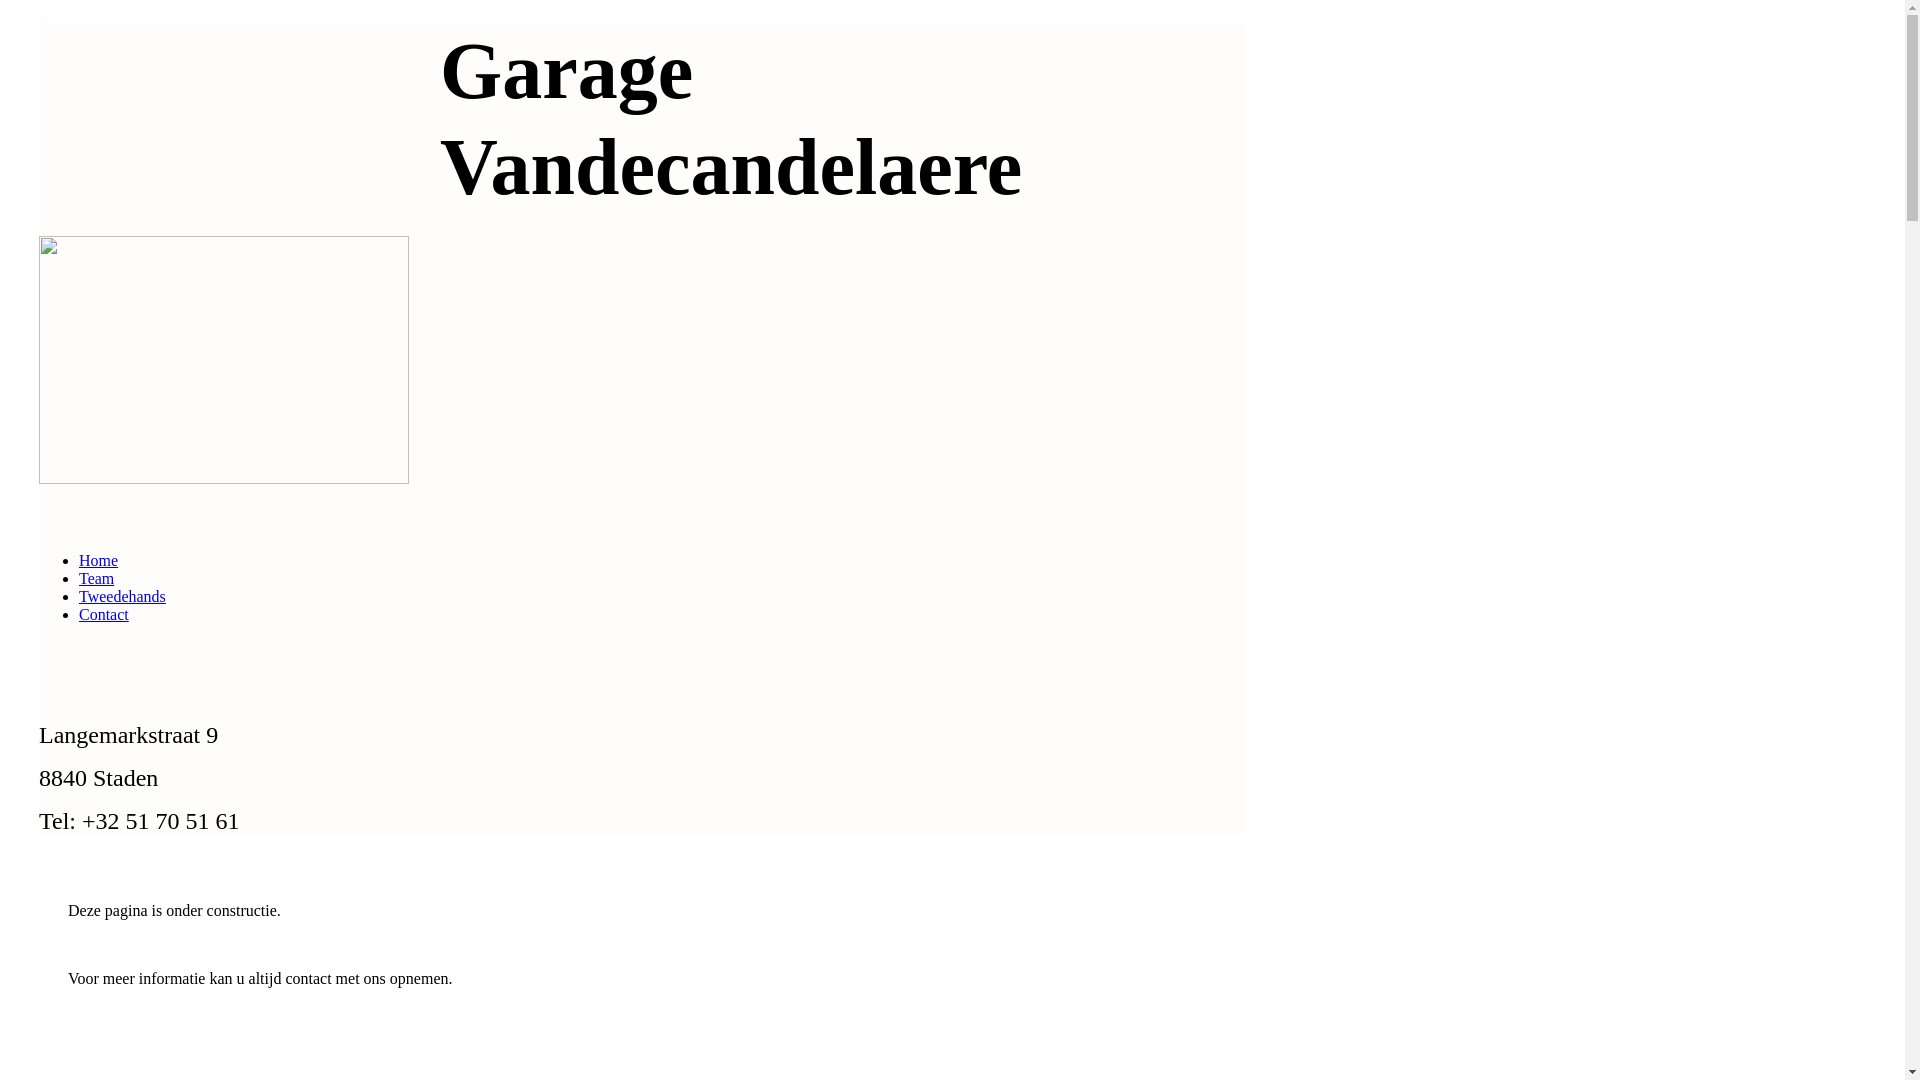  What do you see at coordinates (97, 560) in the screenshot?
I see `'Home'` at bounding box center [97, 560].